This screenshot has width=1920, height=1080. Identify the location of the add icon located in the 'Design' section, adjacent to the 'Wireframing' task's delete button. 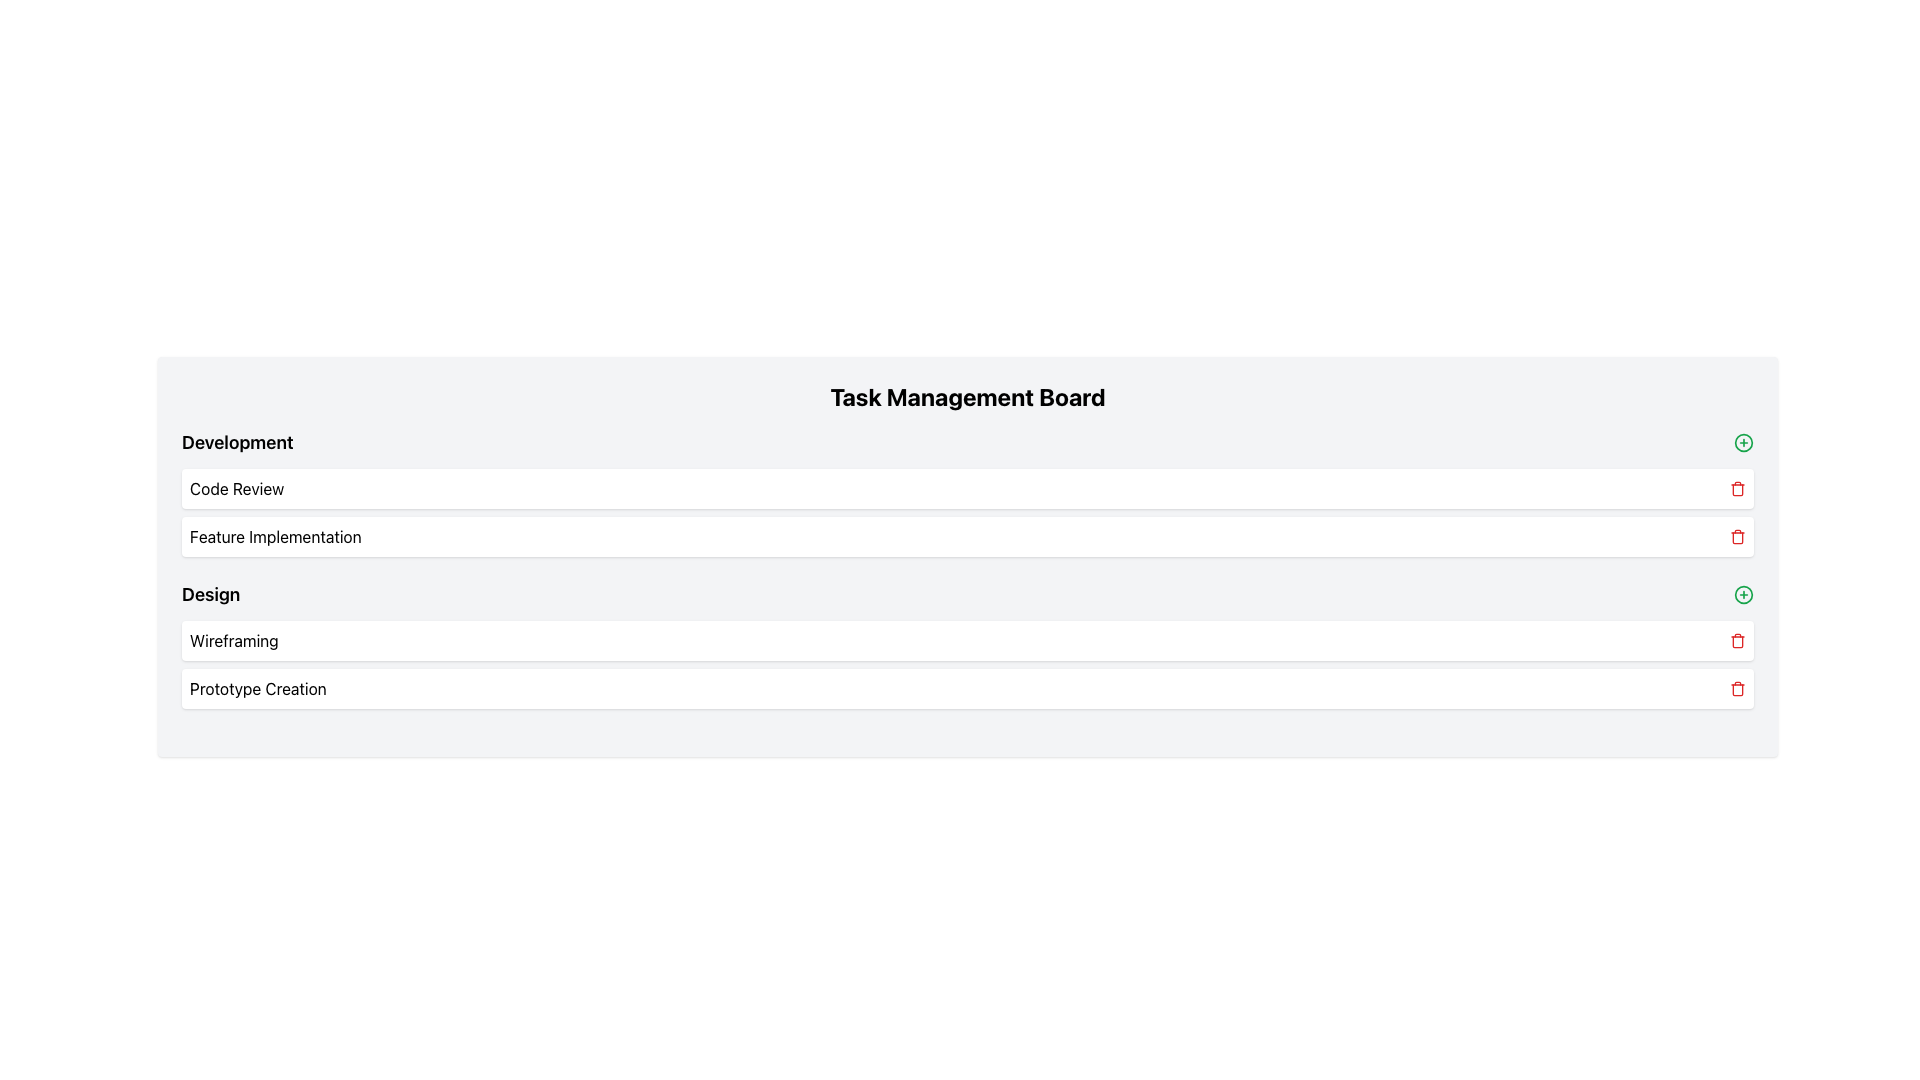
(1742, 442).